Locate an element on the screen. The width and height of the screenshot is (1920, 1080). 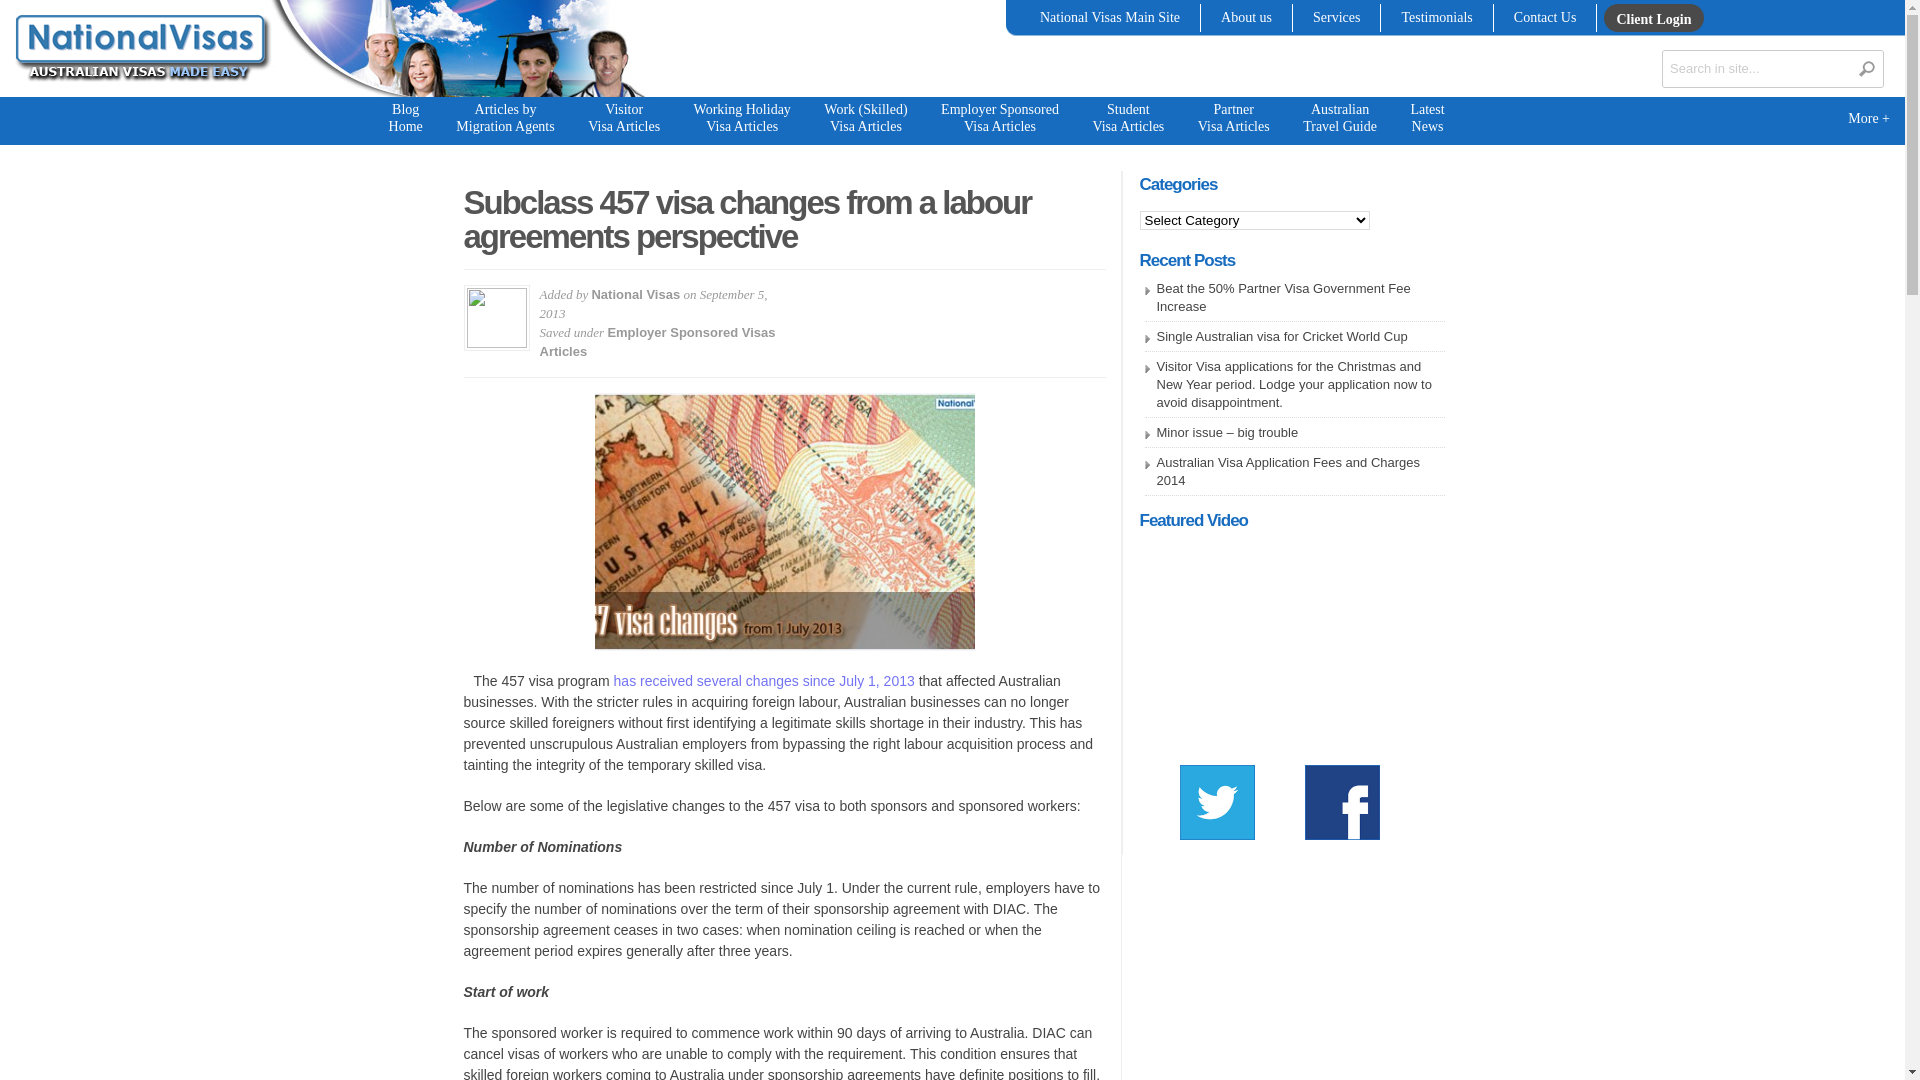
'Partner is located at coordinates (1182, 119).